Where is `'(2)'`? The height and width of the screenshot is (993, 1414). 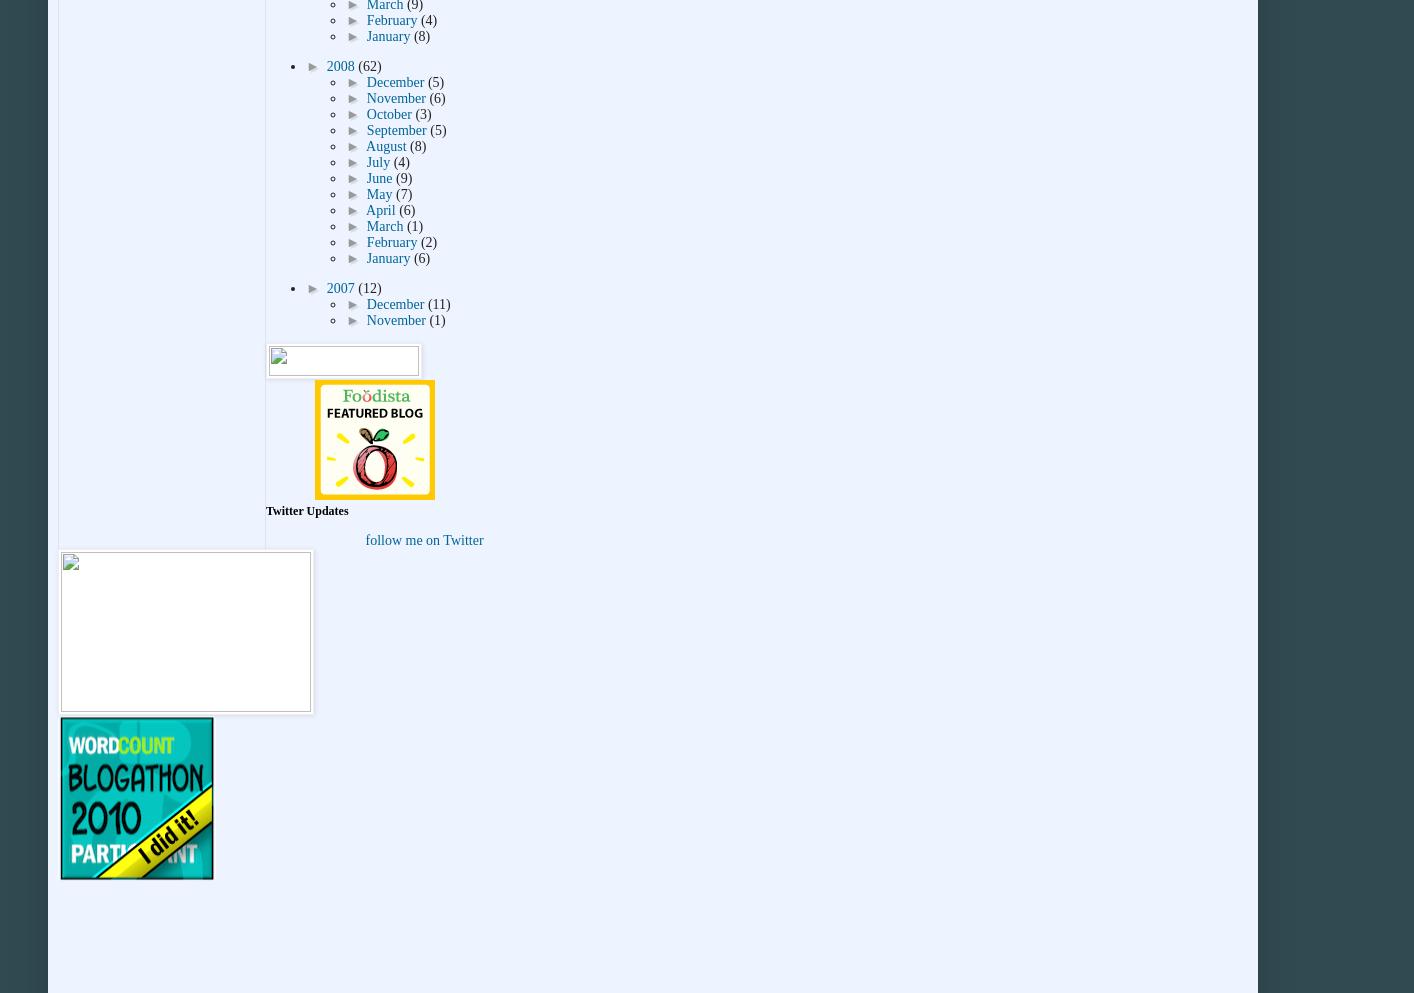
'(2)' is located at coordinates (418, 241).